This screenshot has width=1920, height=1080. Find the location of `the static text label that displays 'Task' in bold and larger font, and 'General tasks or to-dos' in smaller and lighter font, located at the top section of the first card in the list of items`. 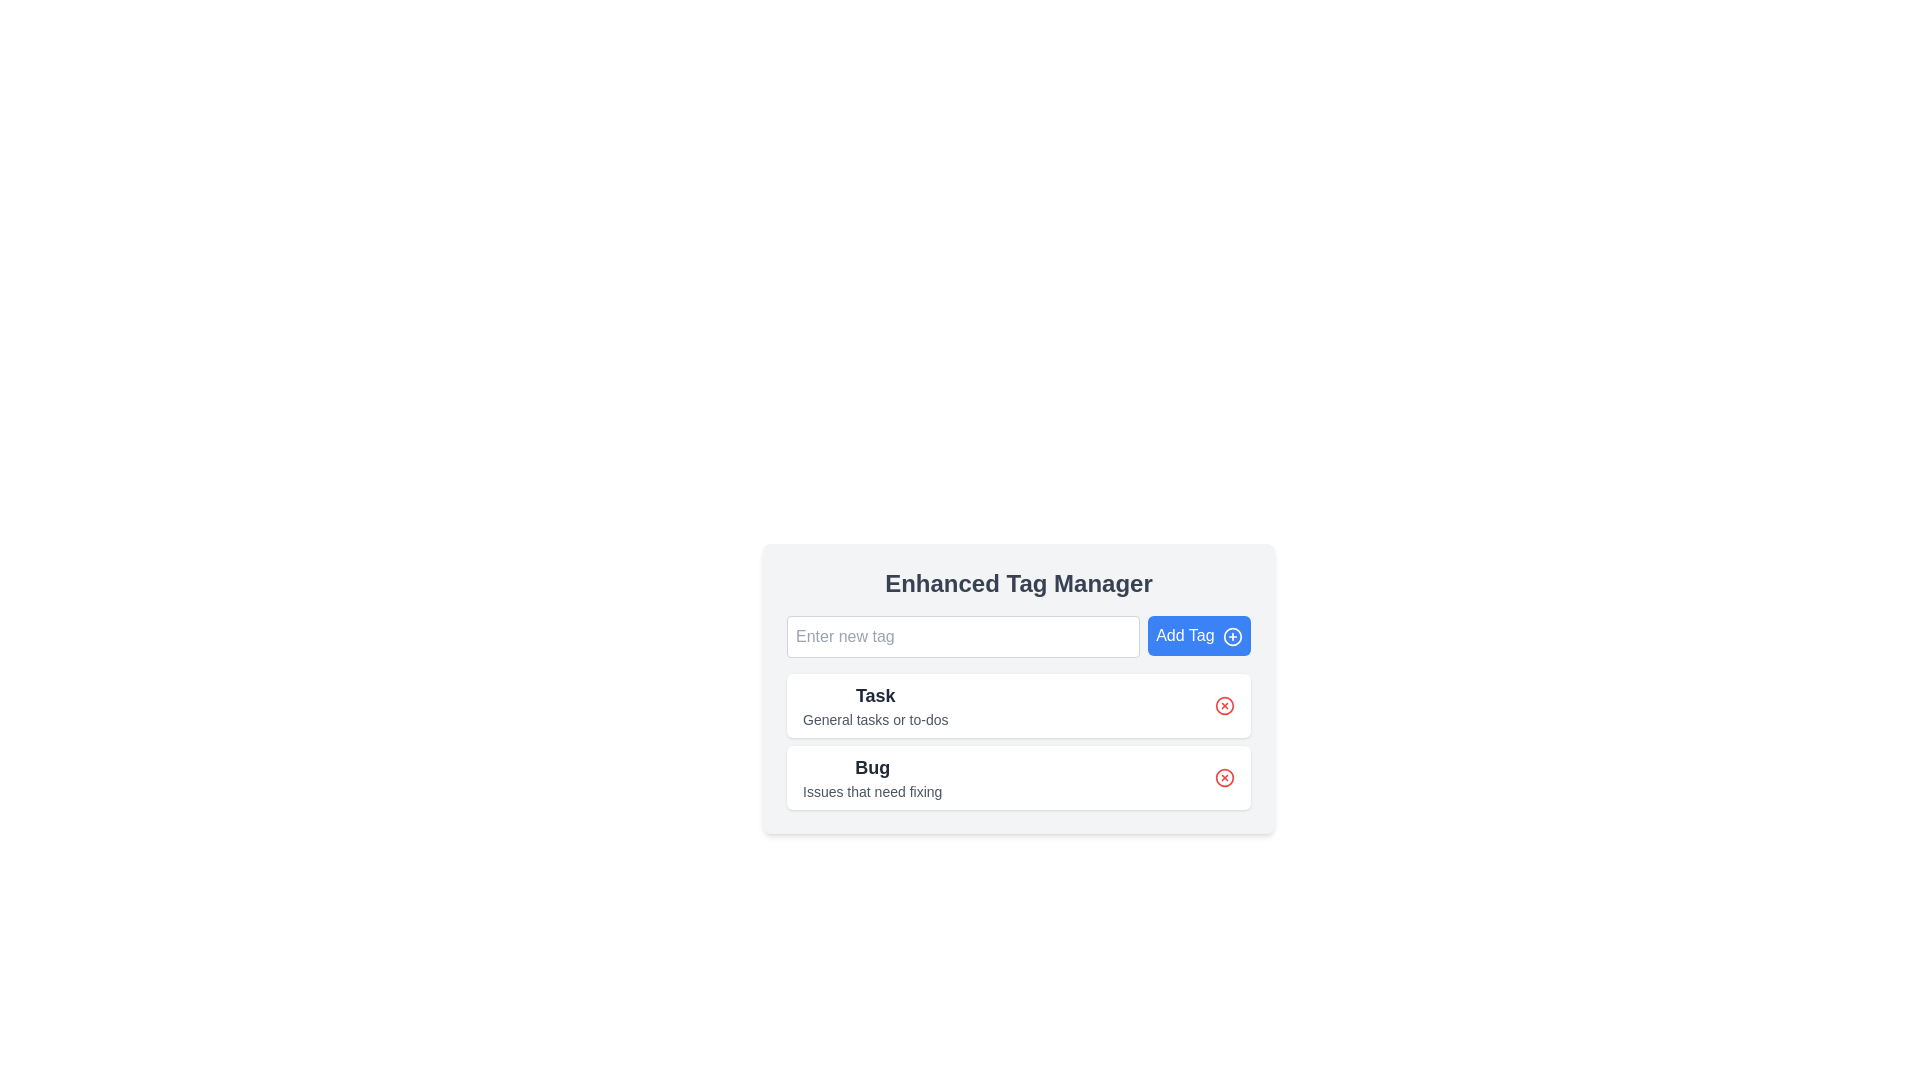

the static text label that displays 'Task' in bold and larger font, and 'General tasks or to-dos' in smaller and lighter font, located at the top section of the first card in the list of items is located at coordinates (875, 704).